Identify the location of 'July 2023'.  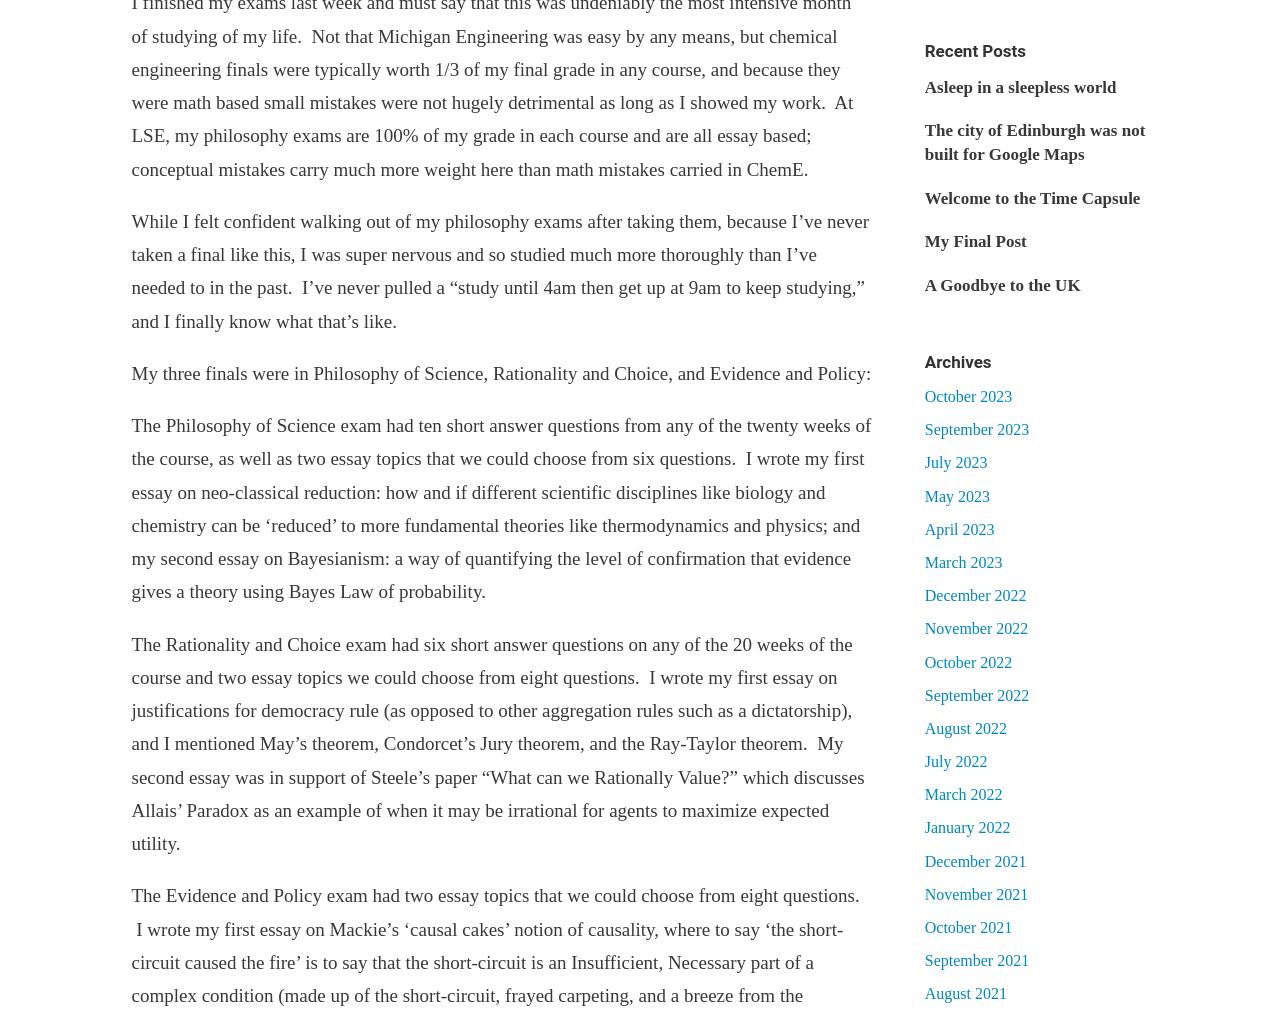
(954, 461).